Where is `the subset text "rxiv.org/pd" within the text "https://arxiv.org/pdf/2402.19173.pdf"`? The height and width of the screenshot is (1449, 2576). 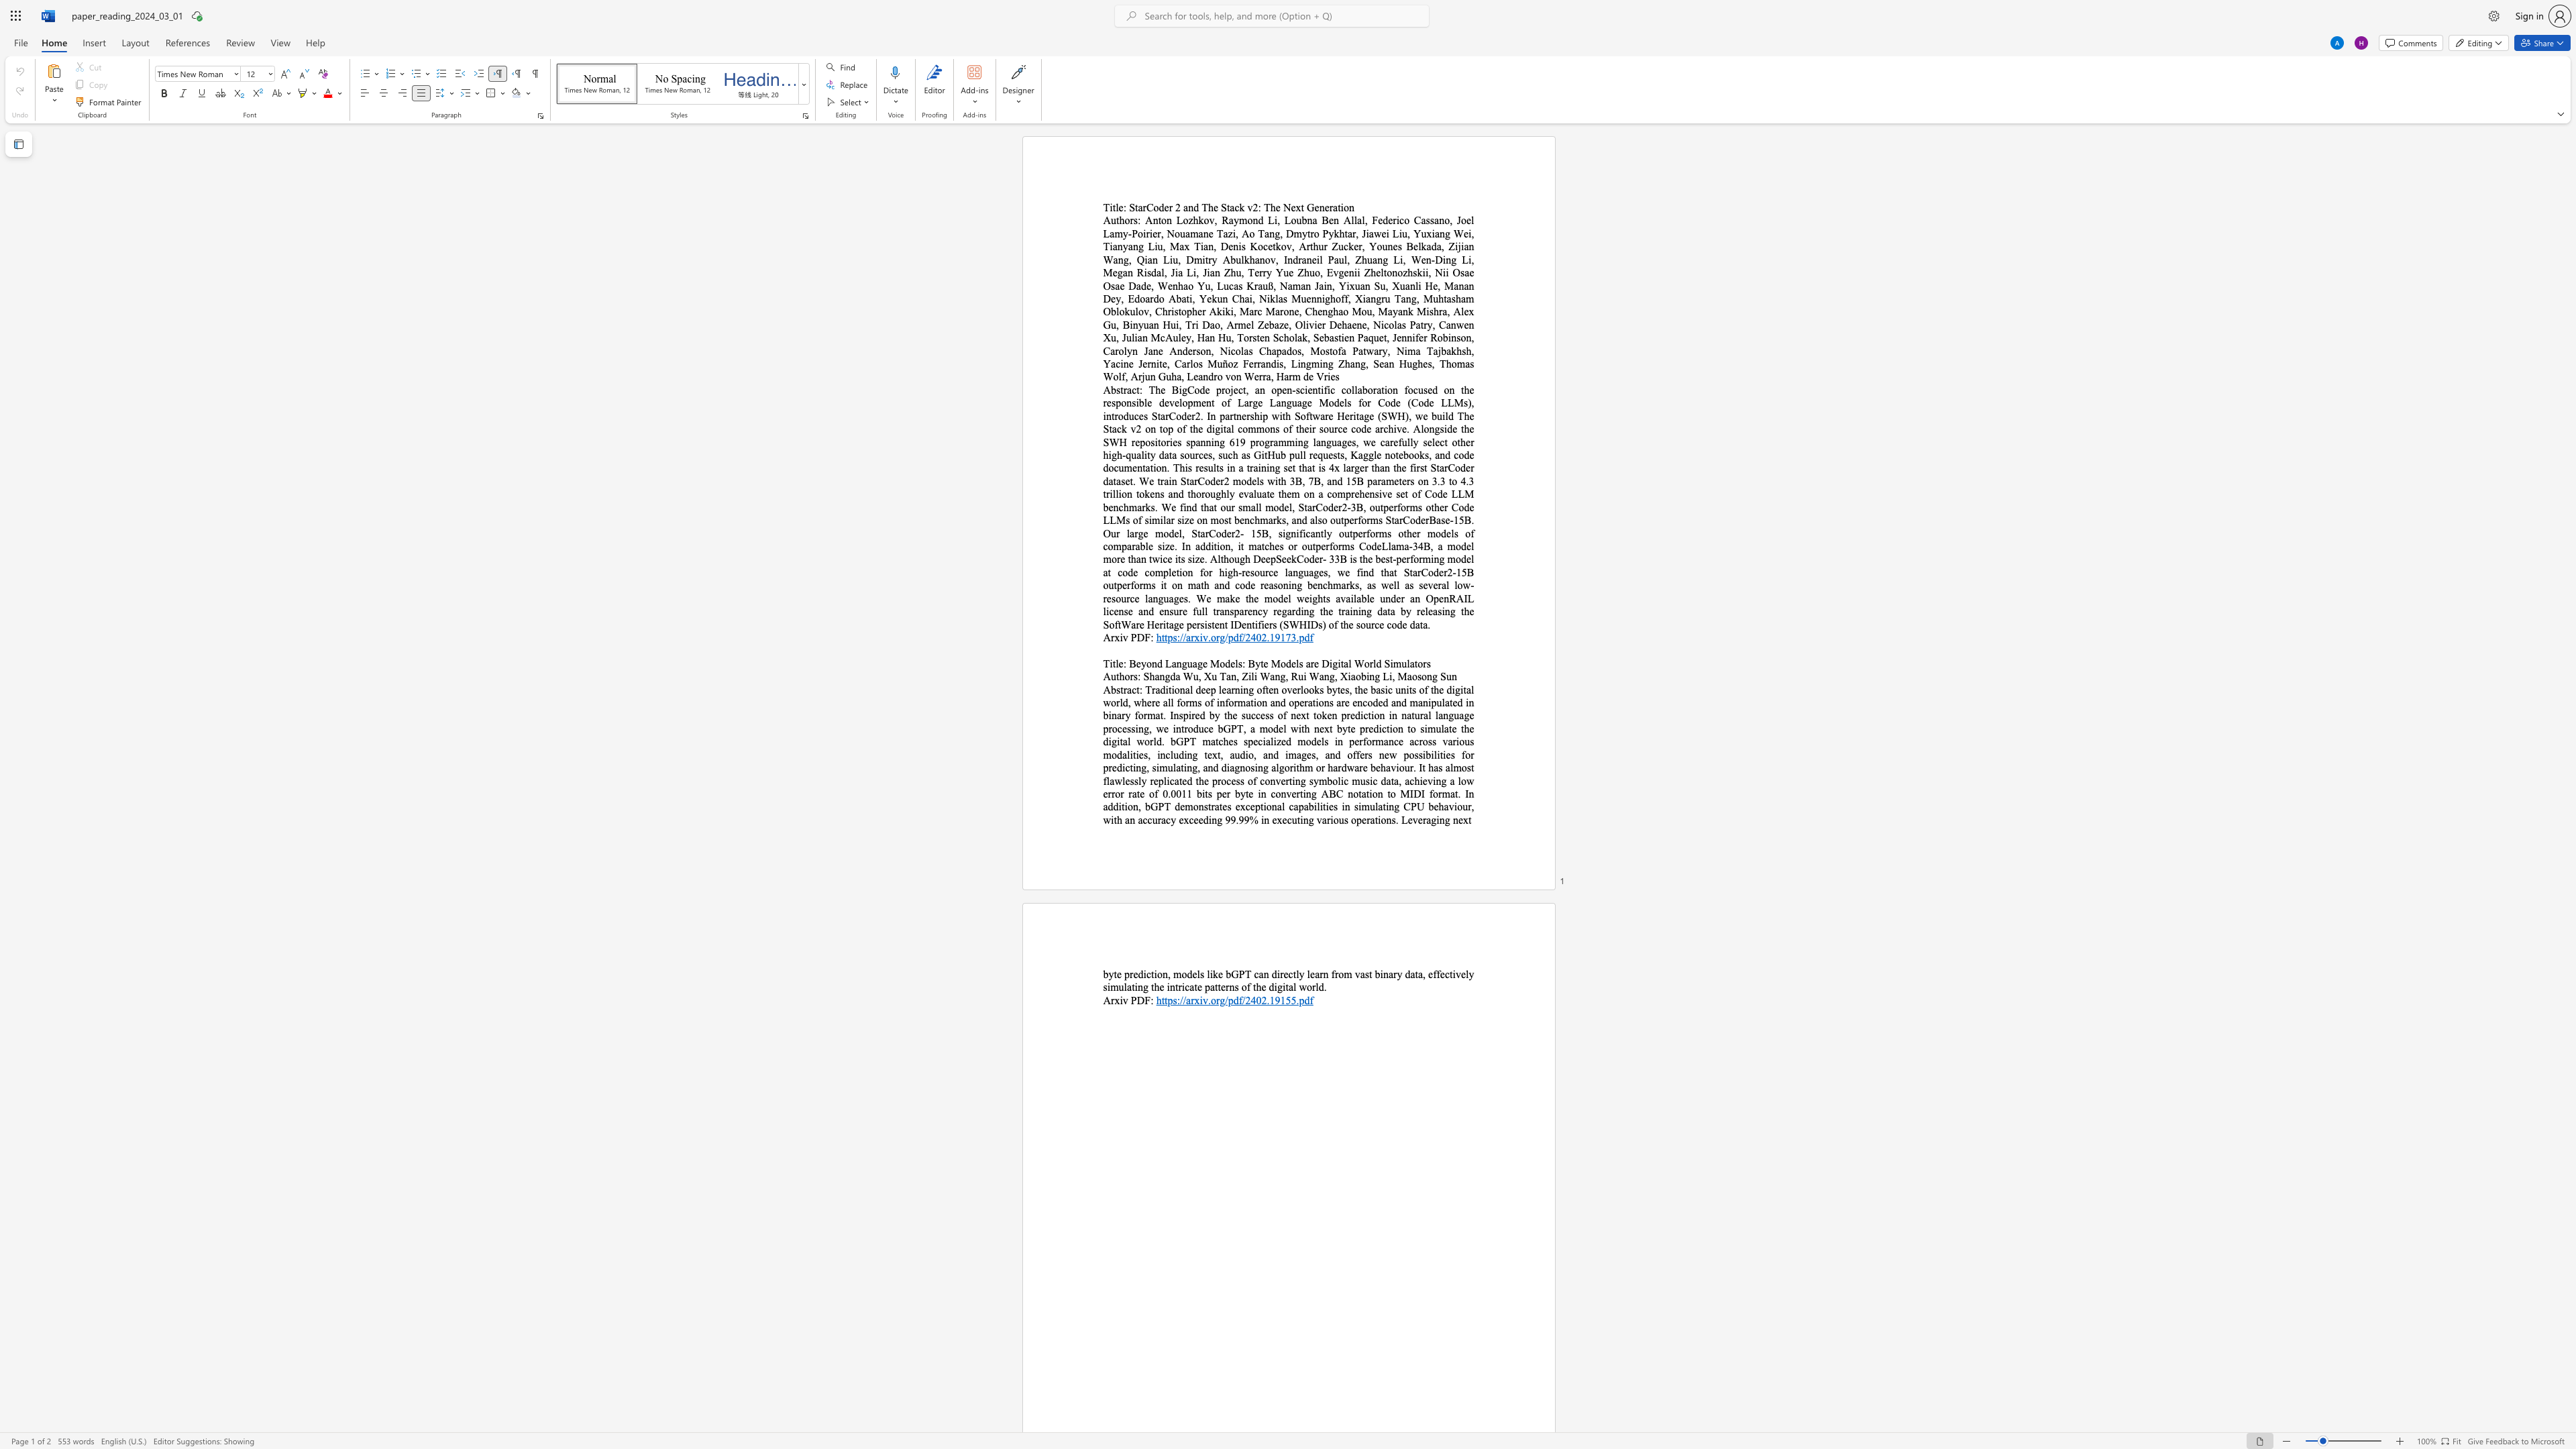 the subset text "rxiv.org/pd" within the text "https://arxiv.org/pdf/2402.19173.pdf" is located at coordinates (1191, 636).